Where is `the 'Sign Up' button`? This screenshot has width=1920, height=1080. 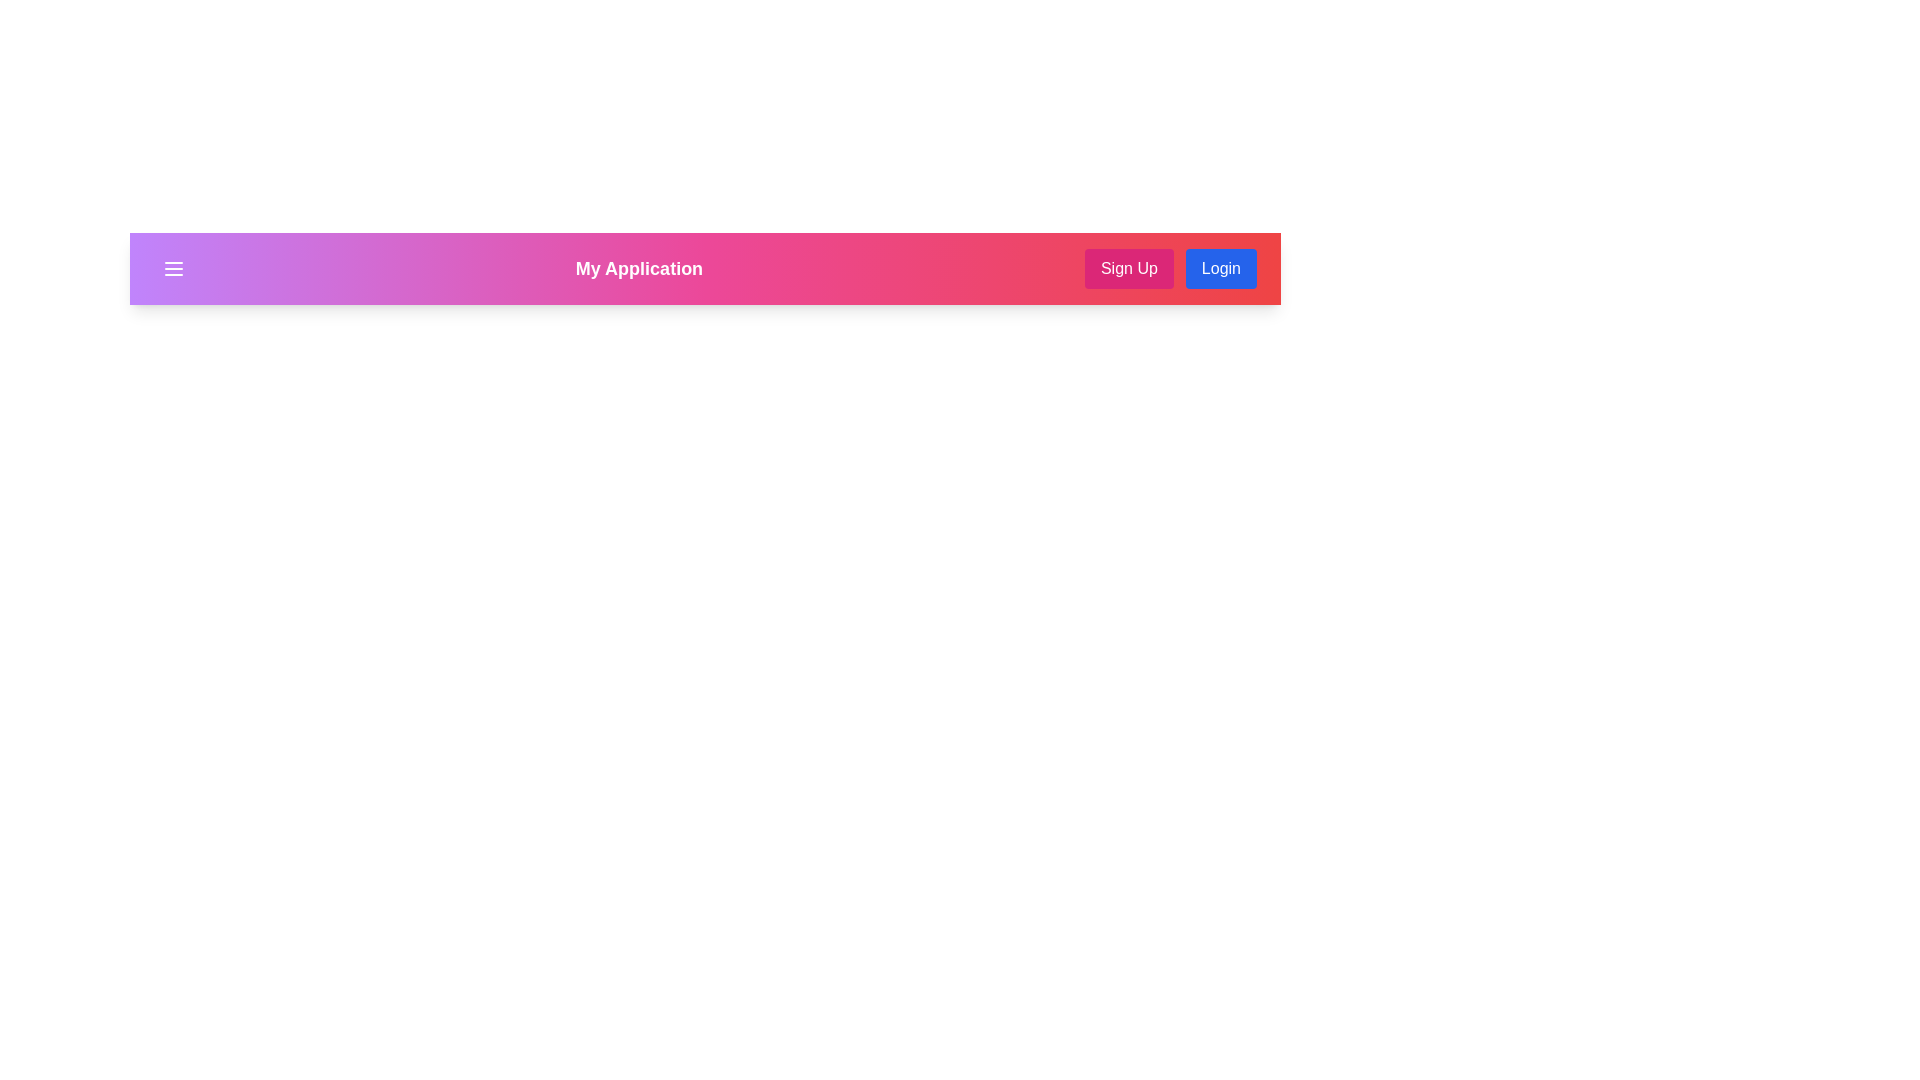
the 'Sign Up' button is located at coordinates (1129, 268).